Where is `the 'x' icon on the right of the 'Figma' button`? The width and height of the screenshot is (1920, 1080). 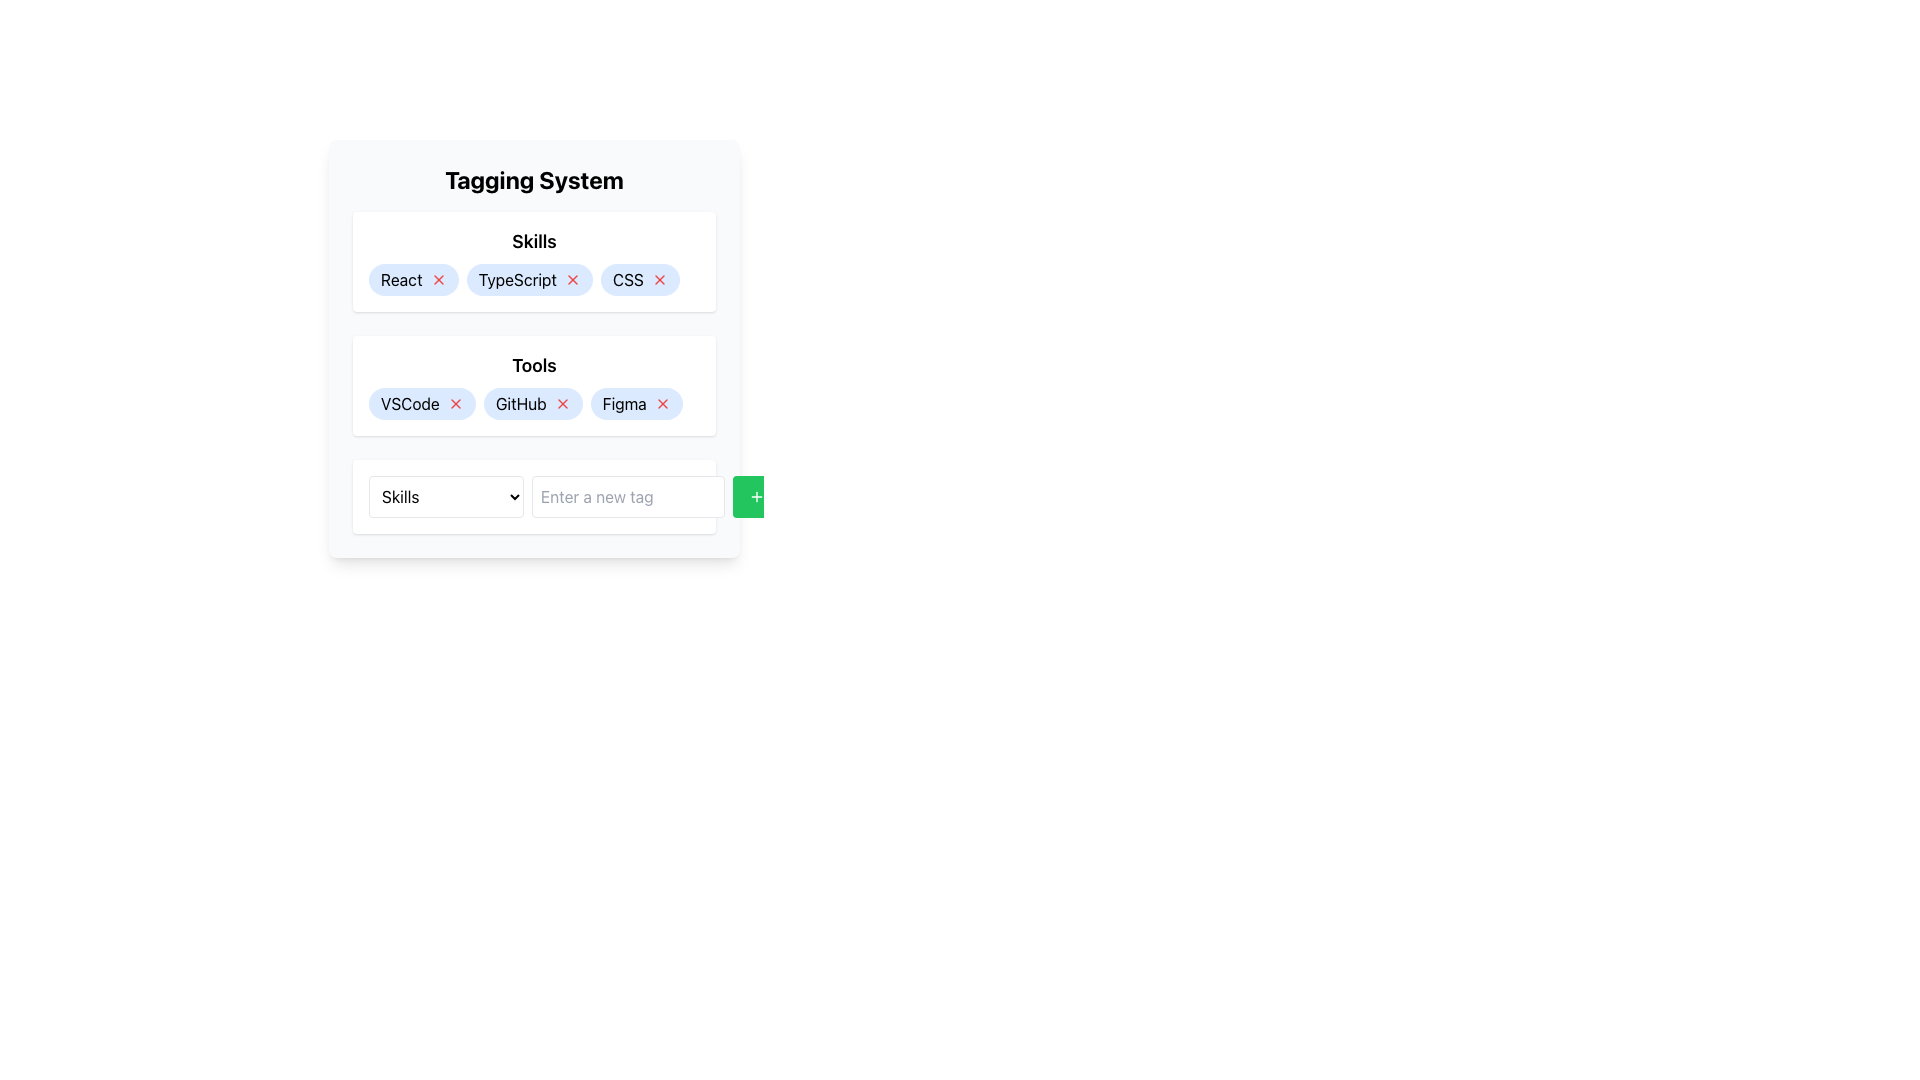 the 'x' icon on the right of the 'Figma' button is located at coordinates (635, 404).